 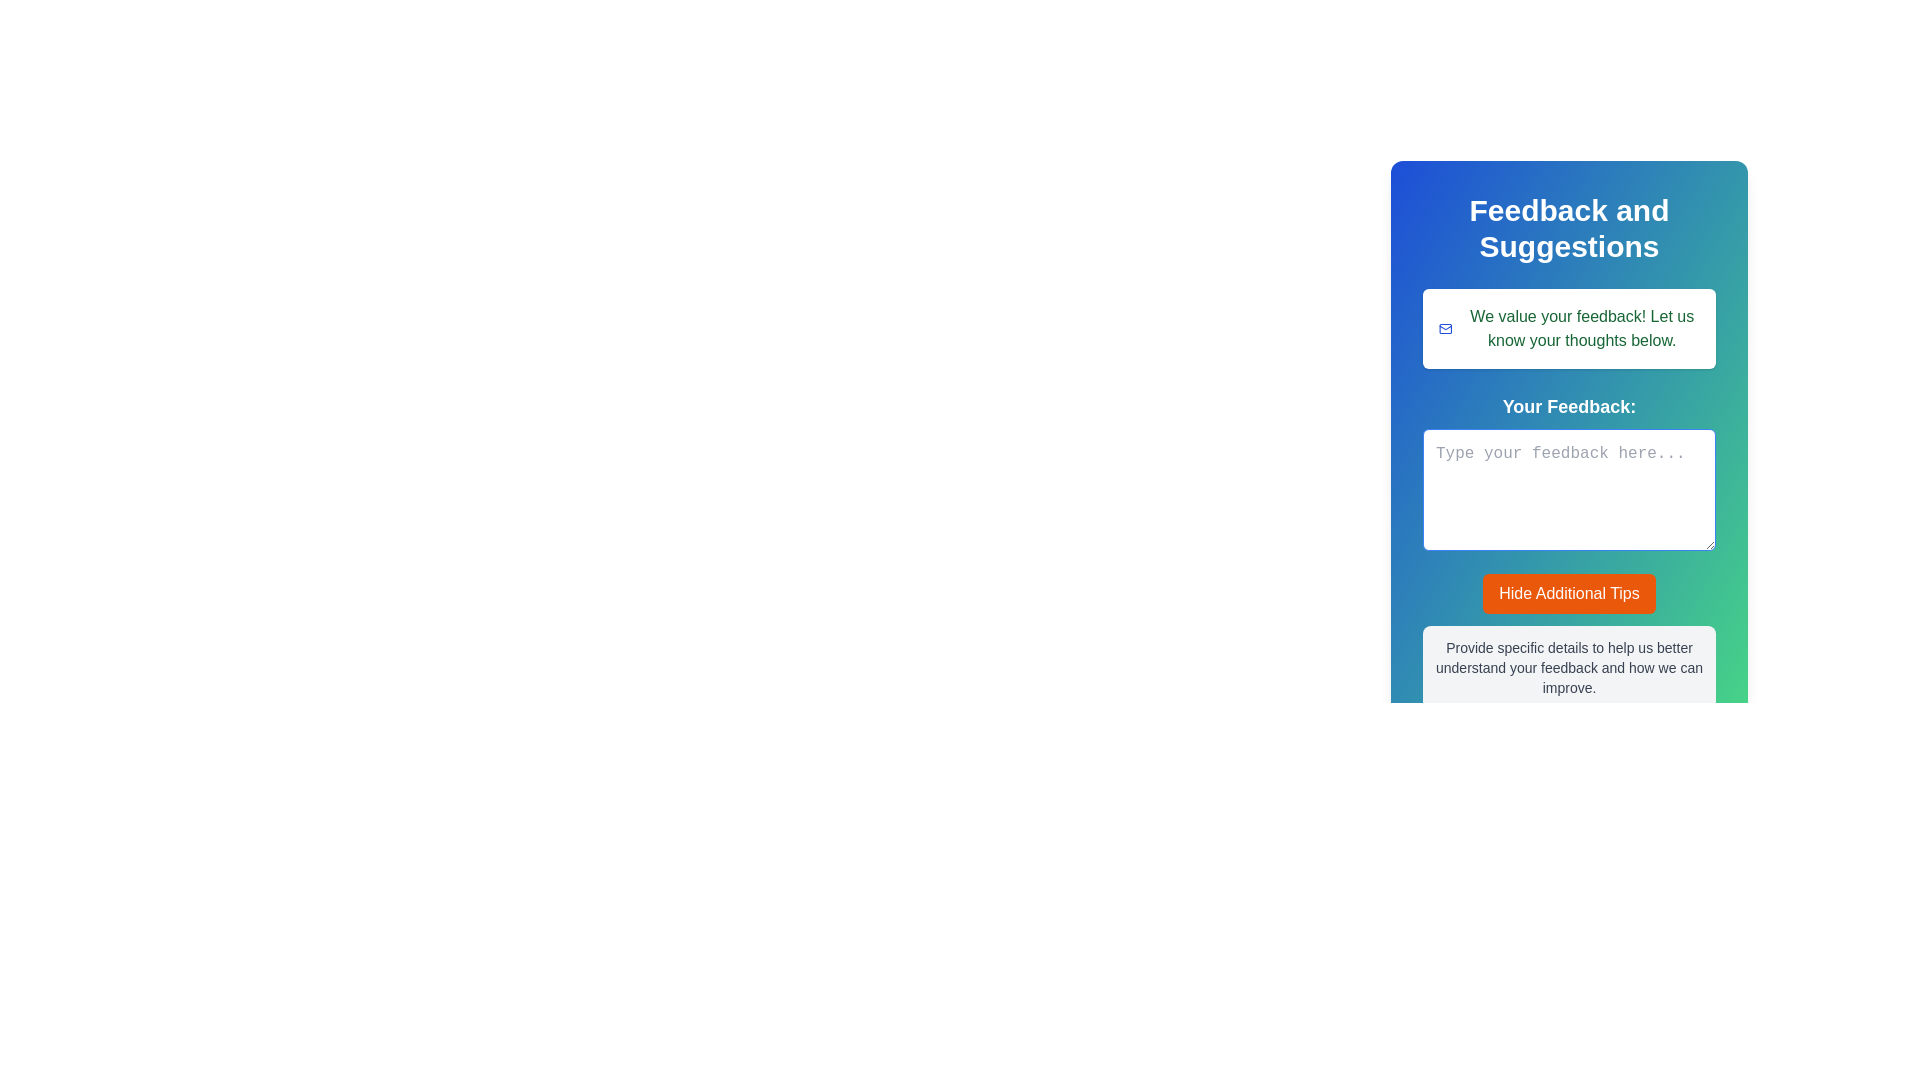 What do you see at coordinates (1568, 667) in the screenshot?
I see `informational text-label element located at the bottom of the feedback section, directly below the 'Hide Additional Tips' button` at bounding box center [1568, 667].